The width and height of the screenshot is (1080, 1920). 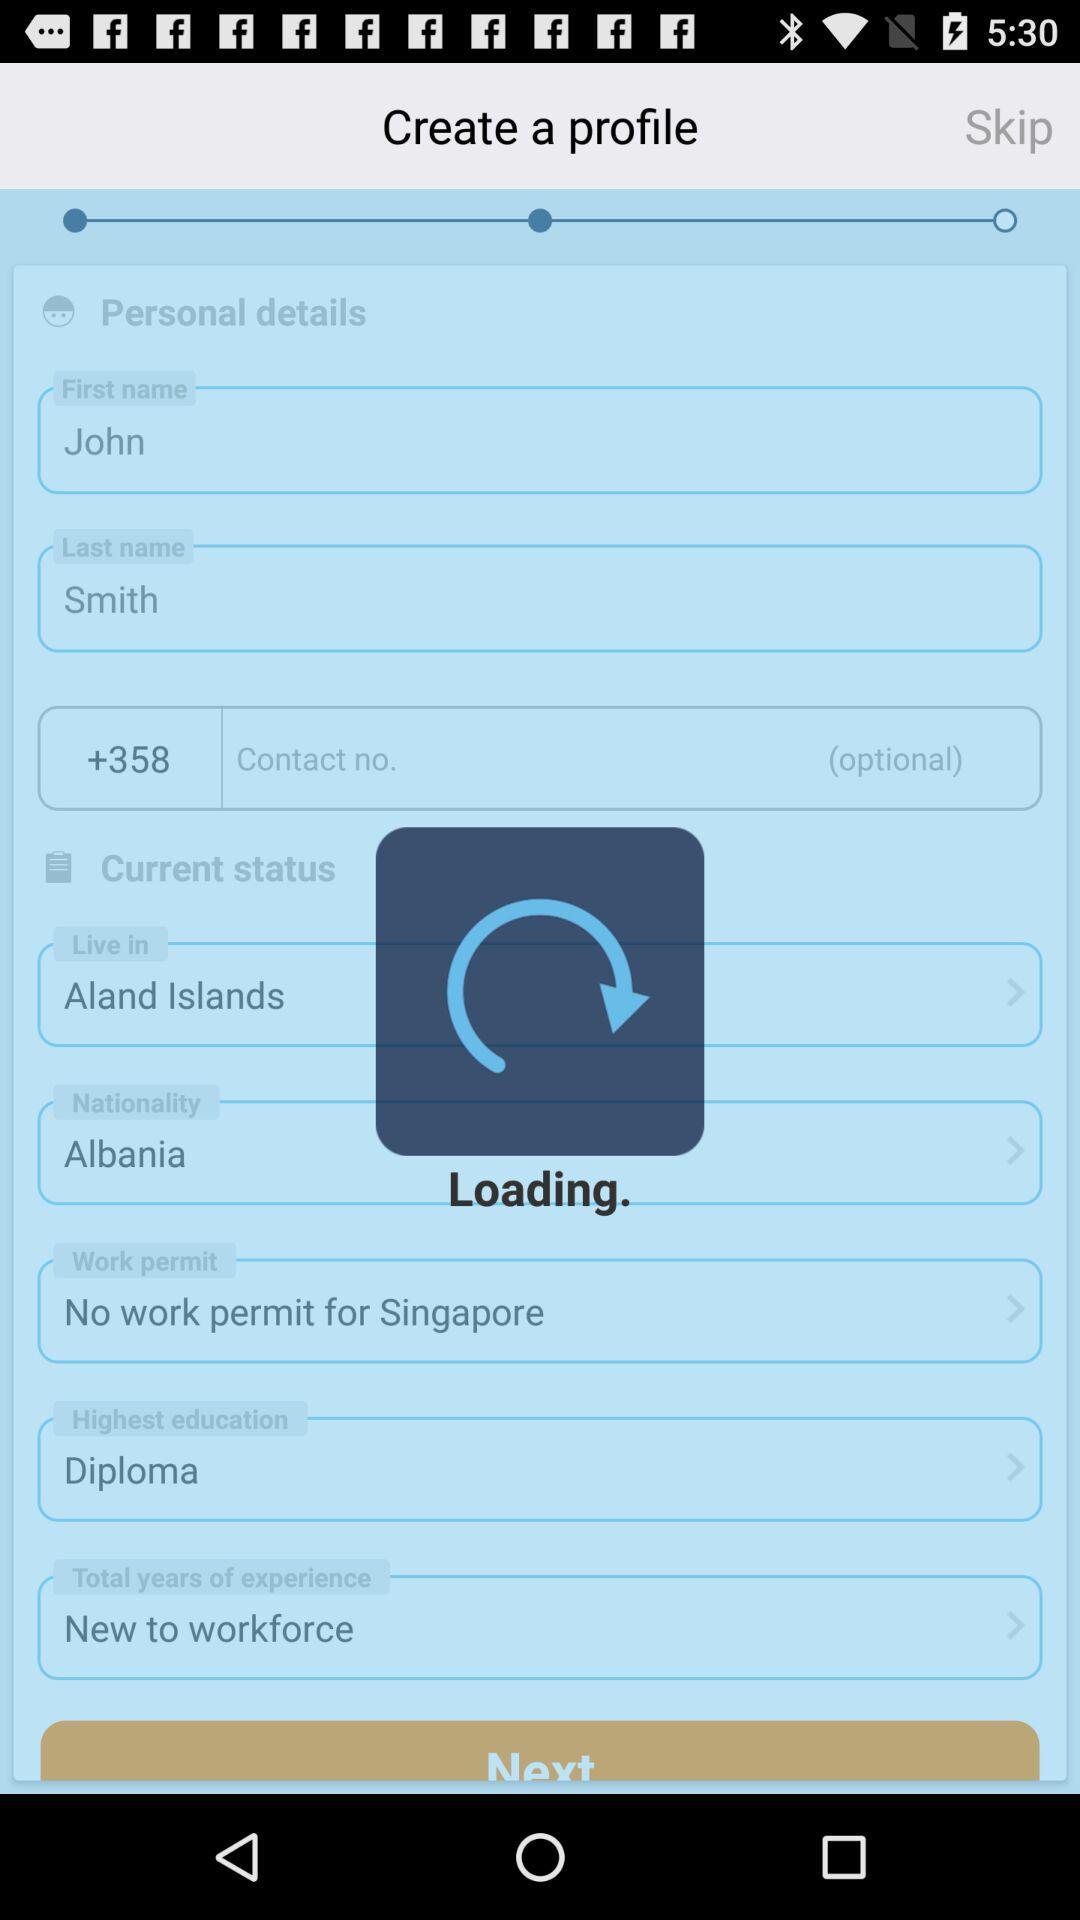 What do you see at coordinates (1022, 124) in the screenshot?
I see `the button which is next to the create a profile` at bounding box center [1022, 124].